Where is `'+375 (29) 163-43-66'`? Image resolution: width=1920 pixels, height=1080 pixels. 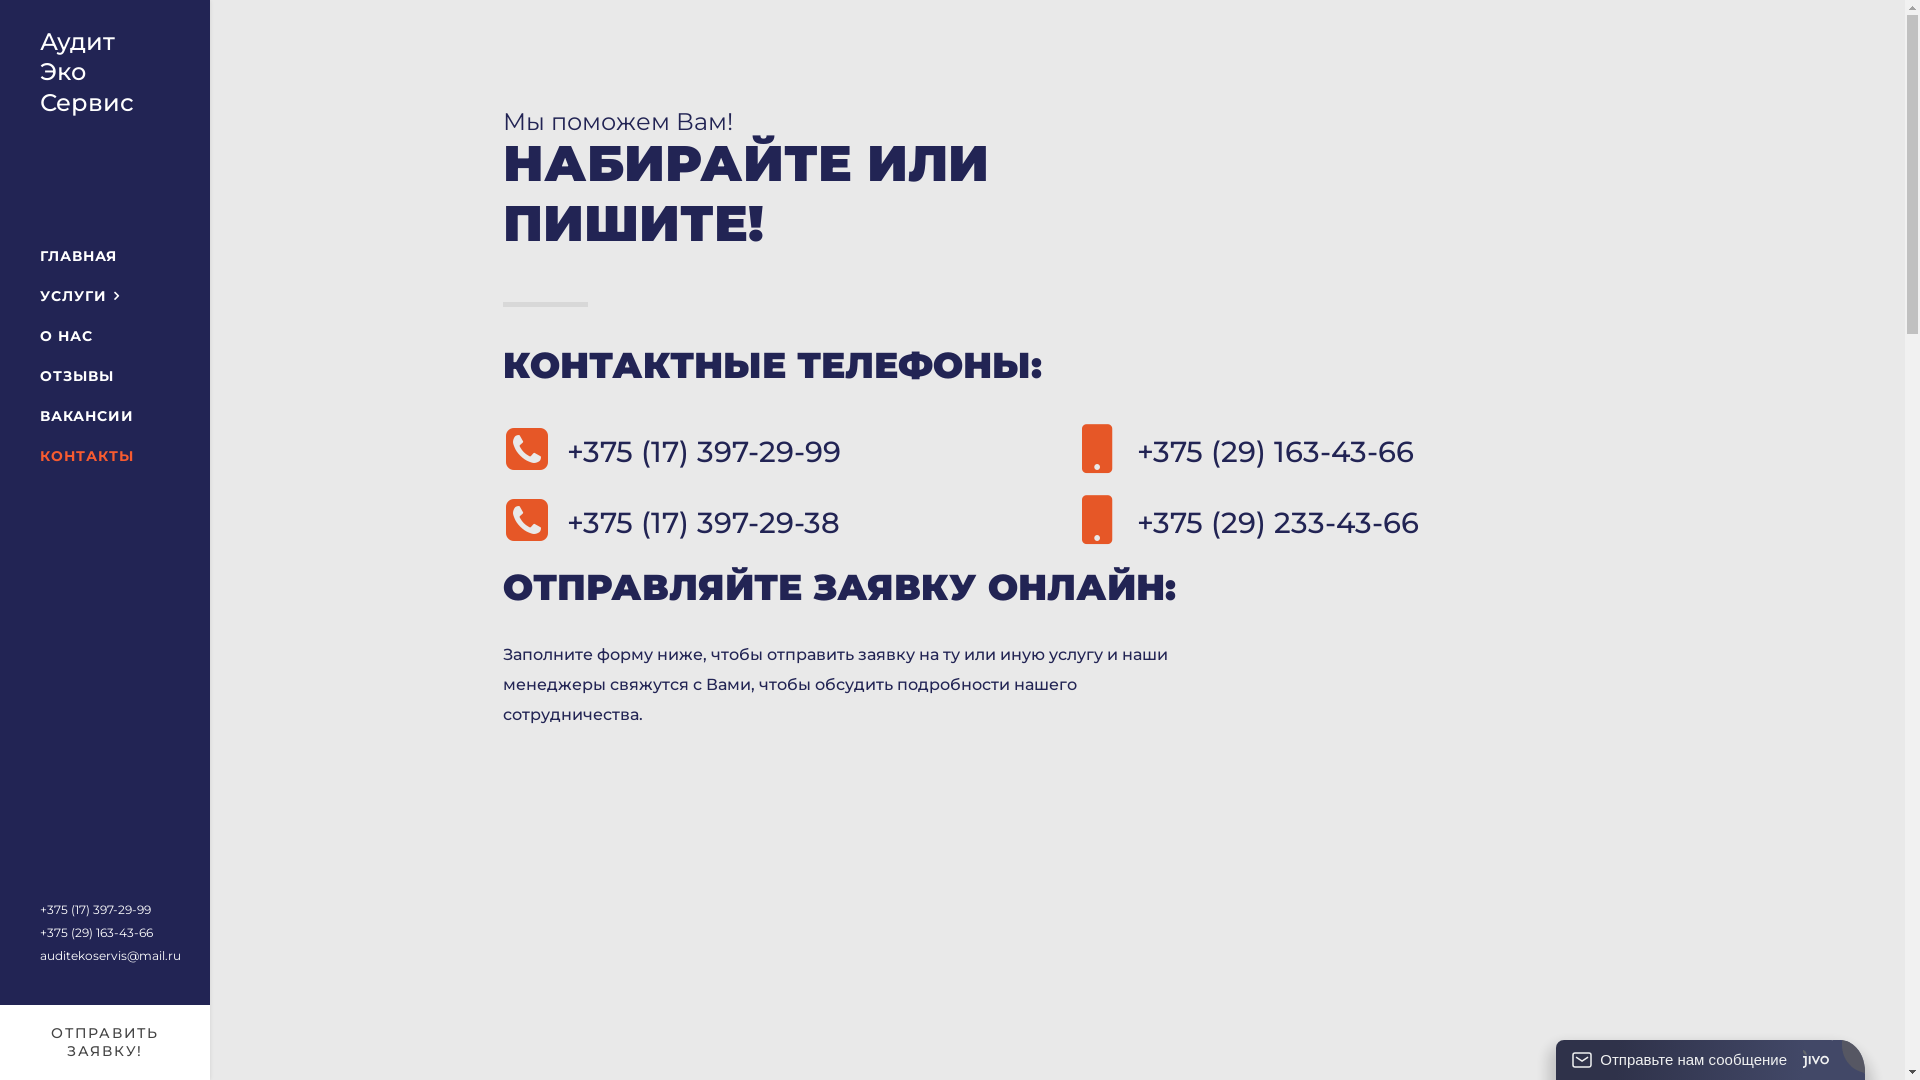
'+375 (29) 163-43-66' is located at coordinates (95, 932).